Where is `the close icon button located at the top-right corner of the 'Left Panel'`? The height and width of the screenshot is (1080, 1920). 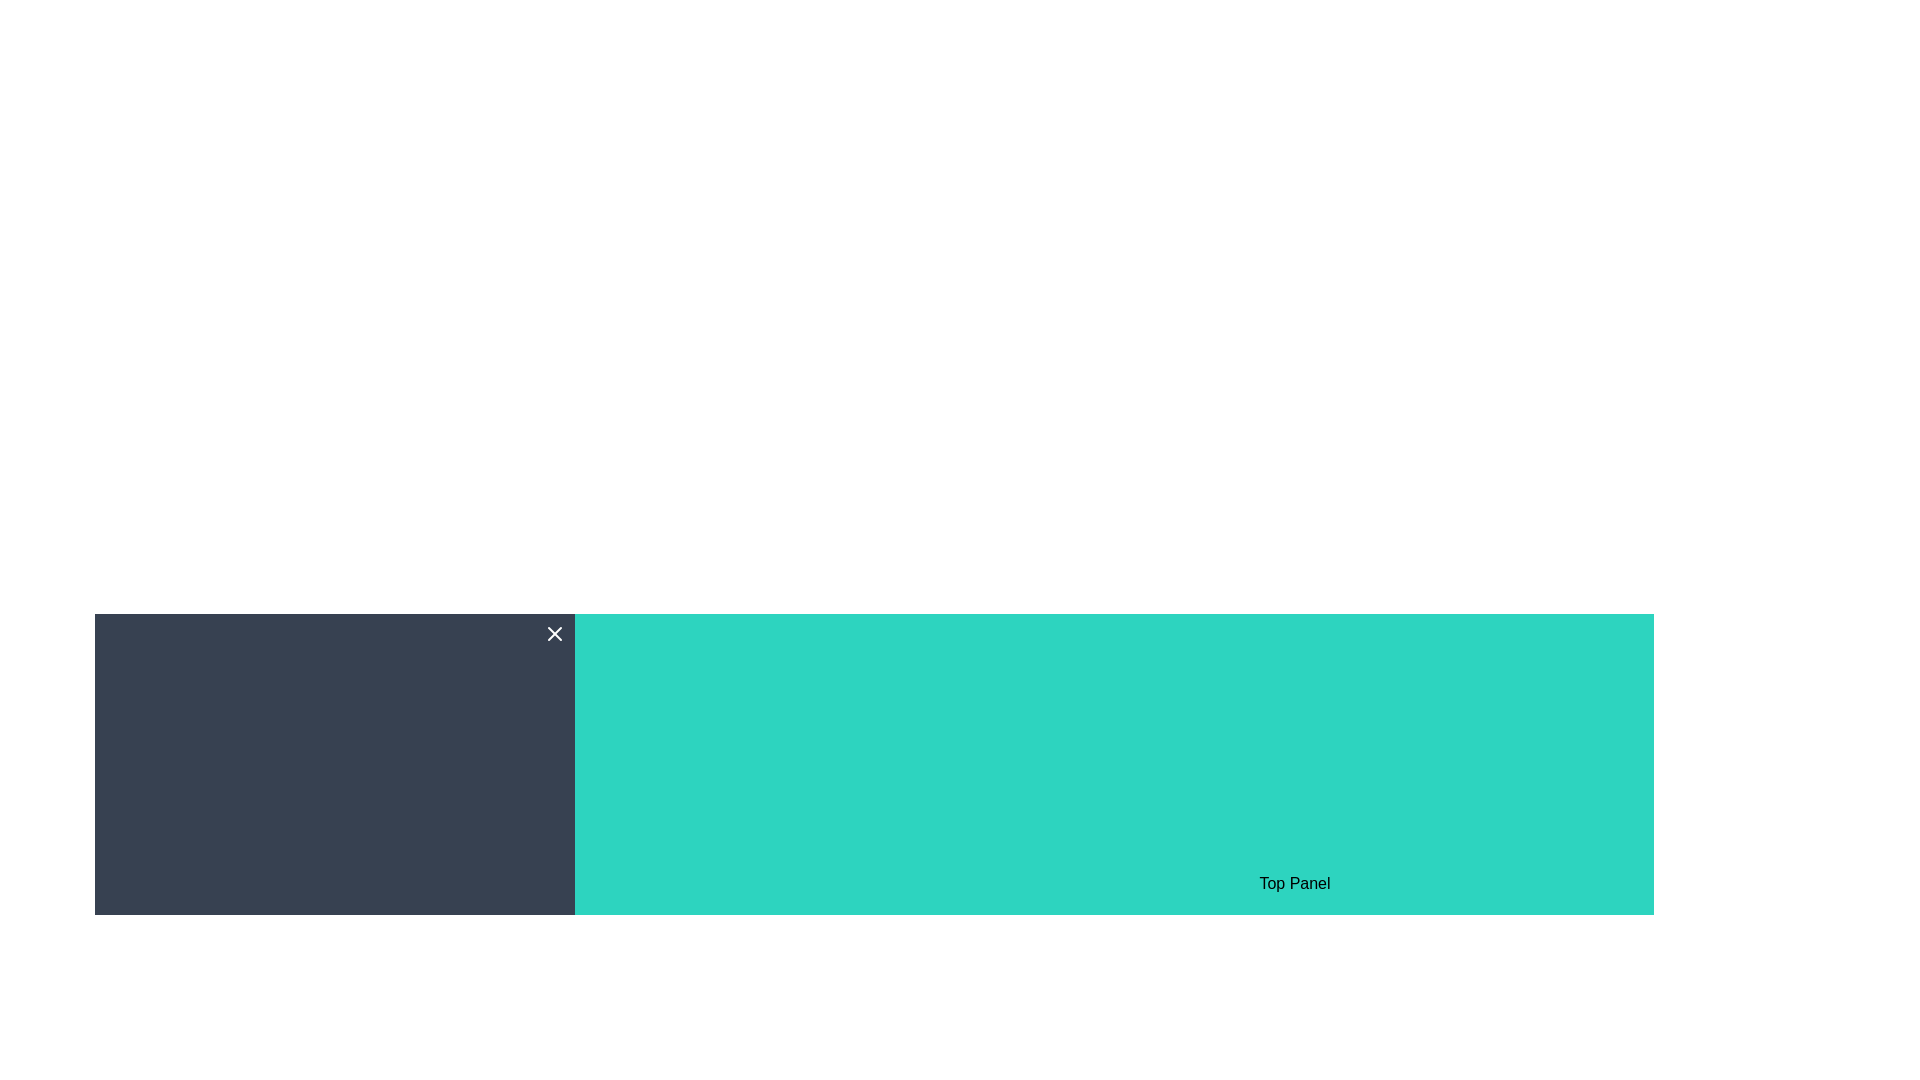 the close icon button located at the top-right corner of the 'Left Panel' is located at coordinates (555, 633).